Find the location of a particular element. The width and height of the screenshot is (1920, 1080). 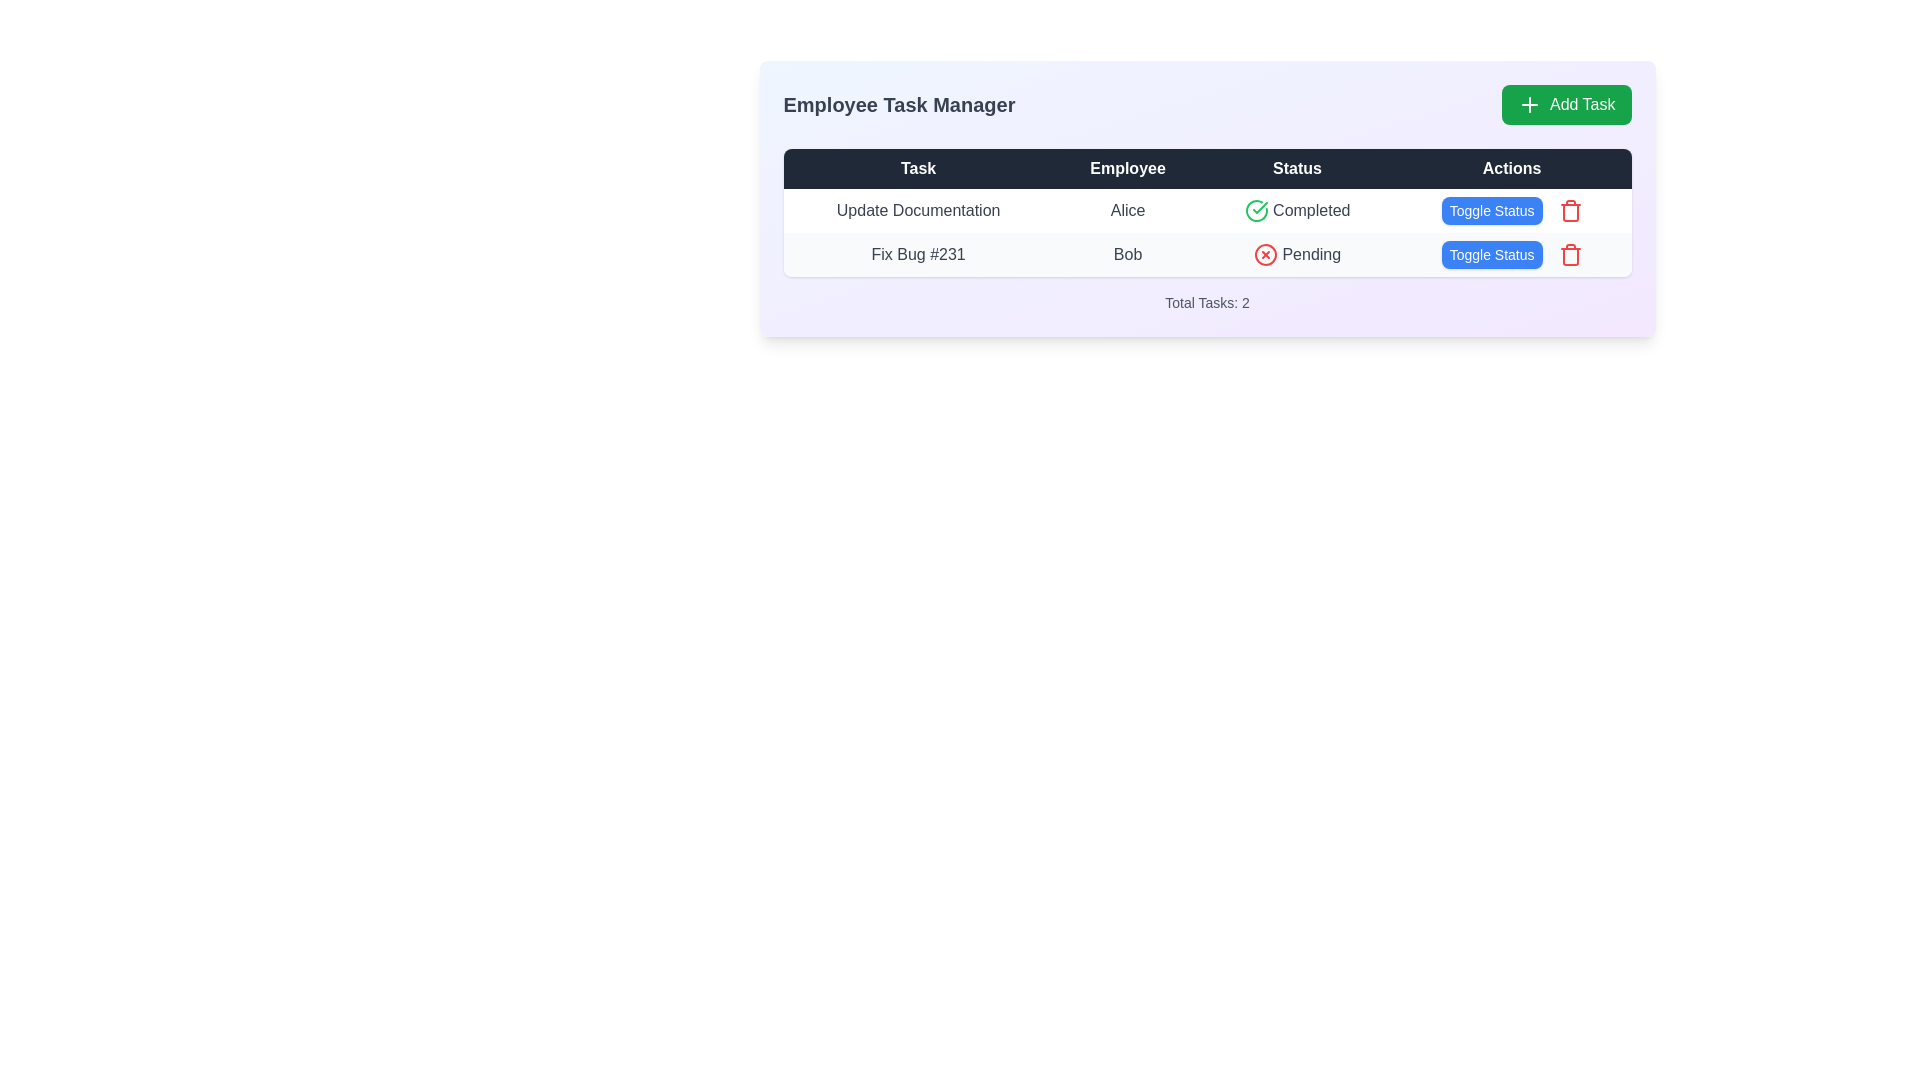

the header label for the 'Task' column in the data table, which is the first label in the row of four labels (Task, Employee, Status, Actions) is located at coordinates (917, 168).